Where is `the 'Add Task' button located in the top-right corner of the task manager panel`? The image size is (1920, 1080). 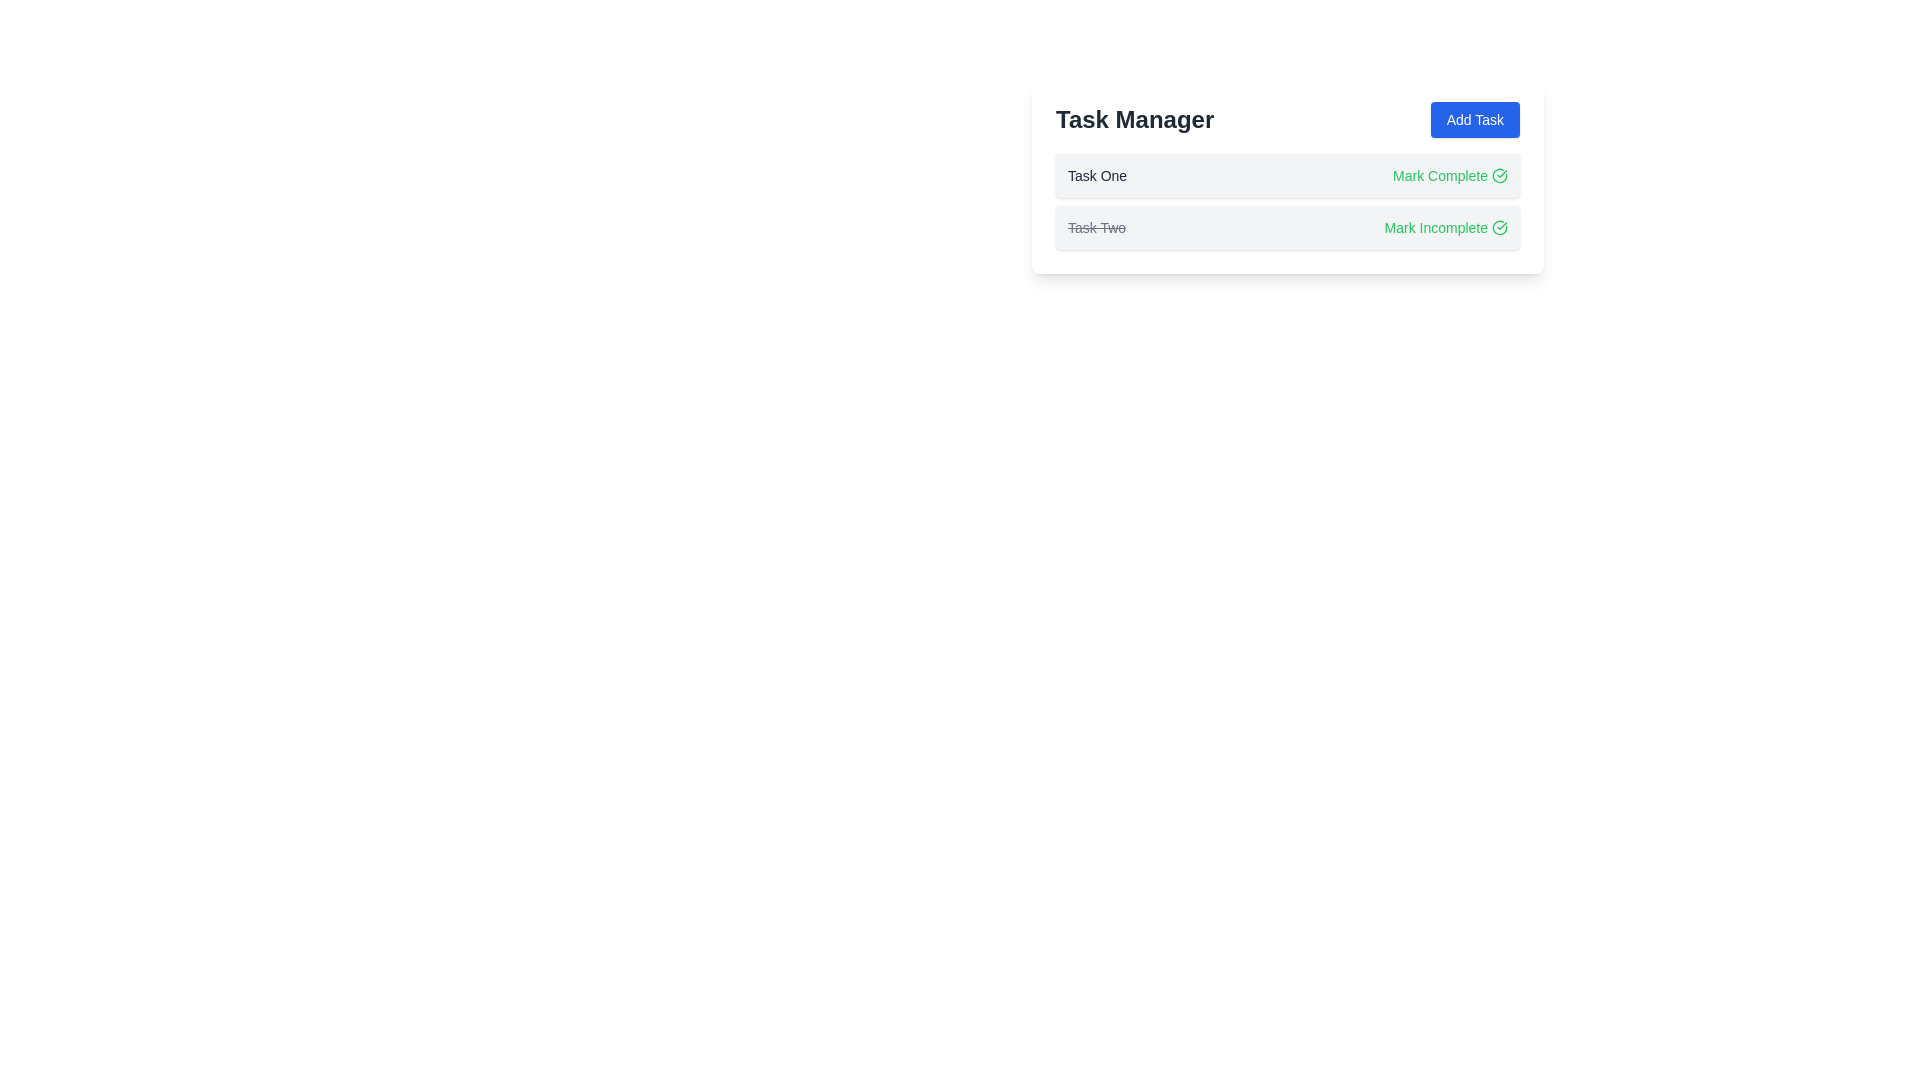
the 'Add Task' button located in the top-right corner of the task manager panel is located at coordinates (1475, 119).